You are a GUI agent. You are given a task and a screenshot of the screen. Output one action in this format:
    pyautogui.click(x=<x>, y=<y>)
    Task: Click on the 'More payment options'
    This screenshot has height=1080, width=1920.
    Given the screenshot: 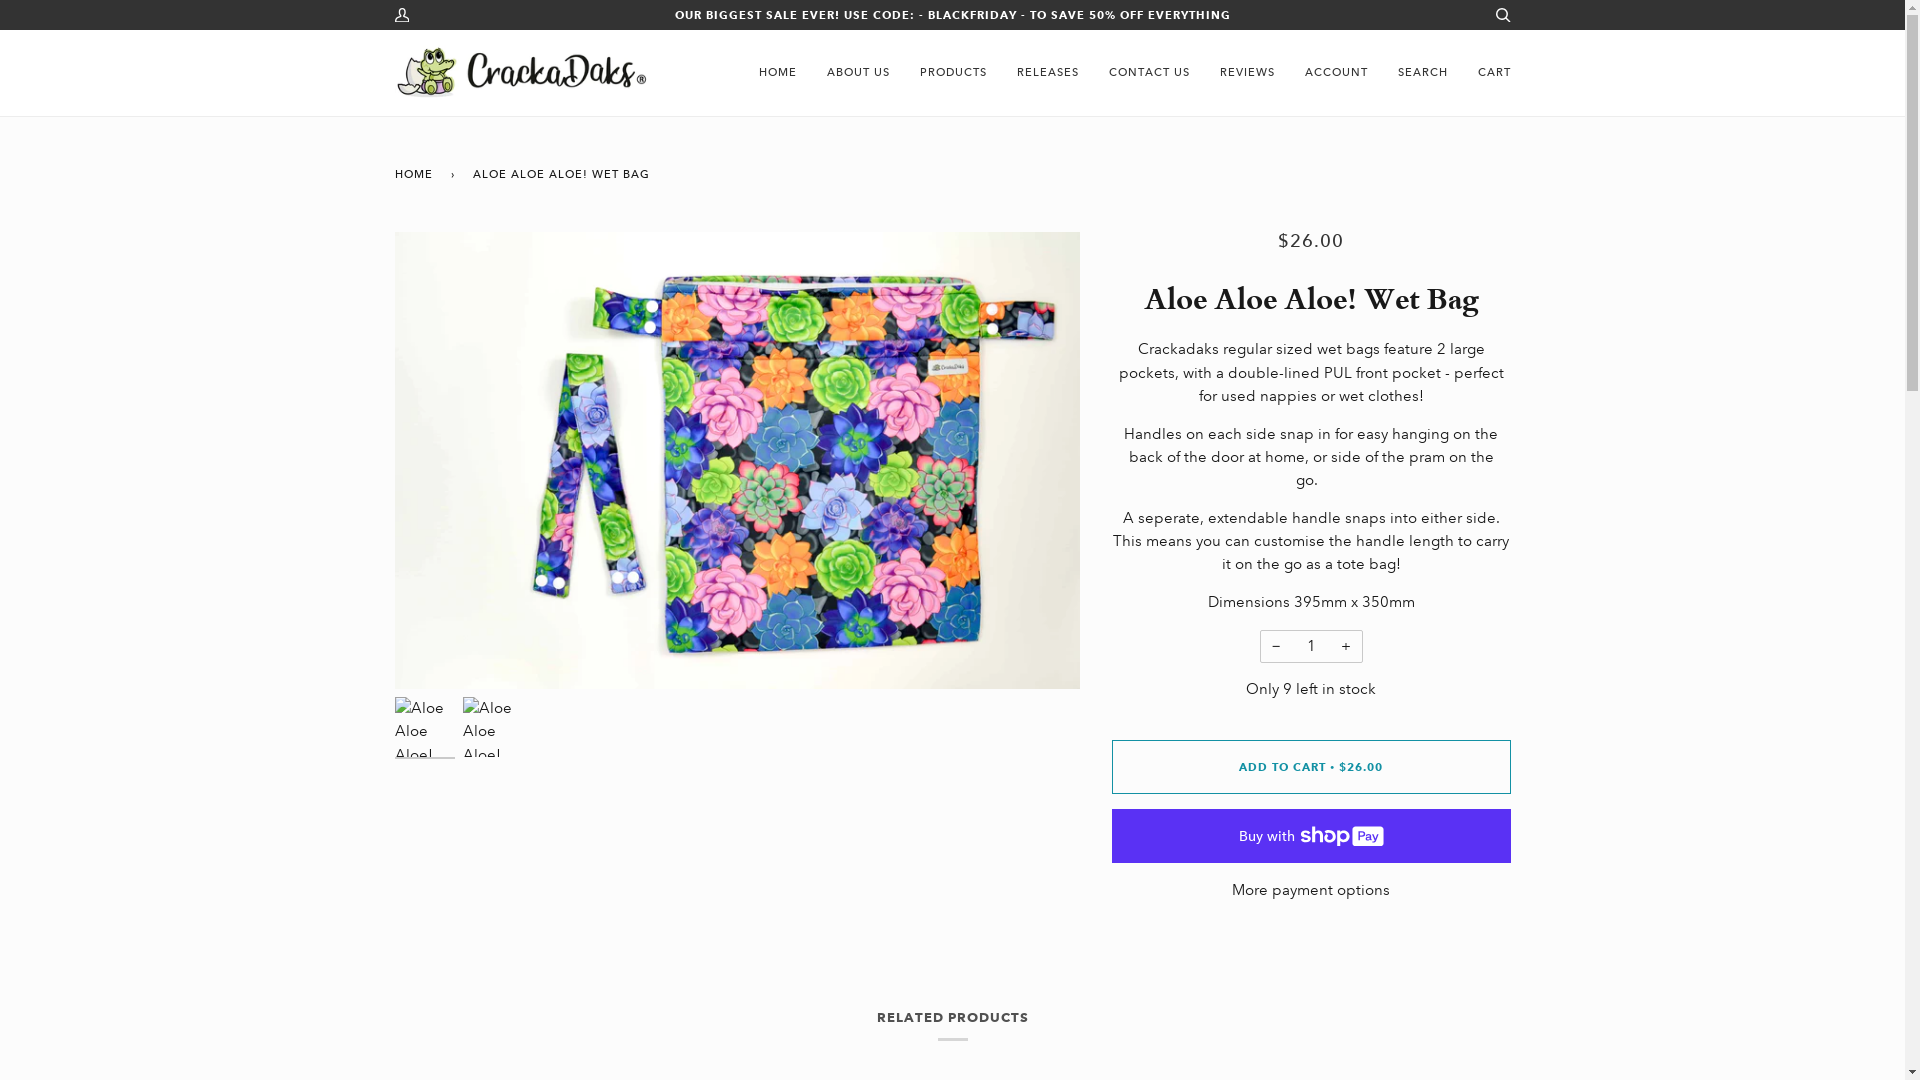 What is the action you would take?
    pyautogui.click(x=1311, y=889)
    